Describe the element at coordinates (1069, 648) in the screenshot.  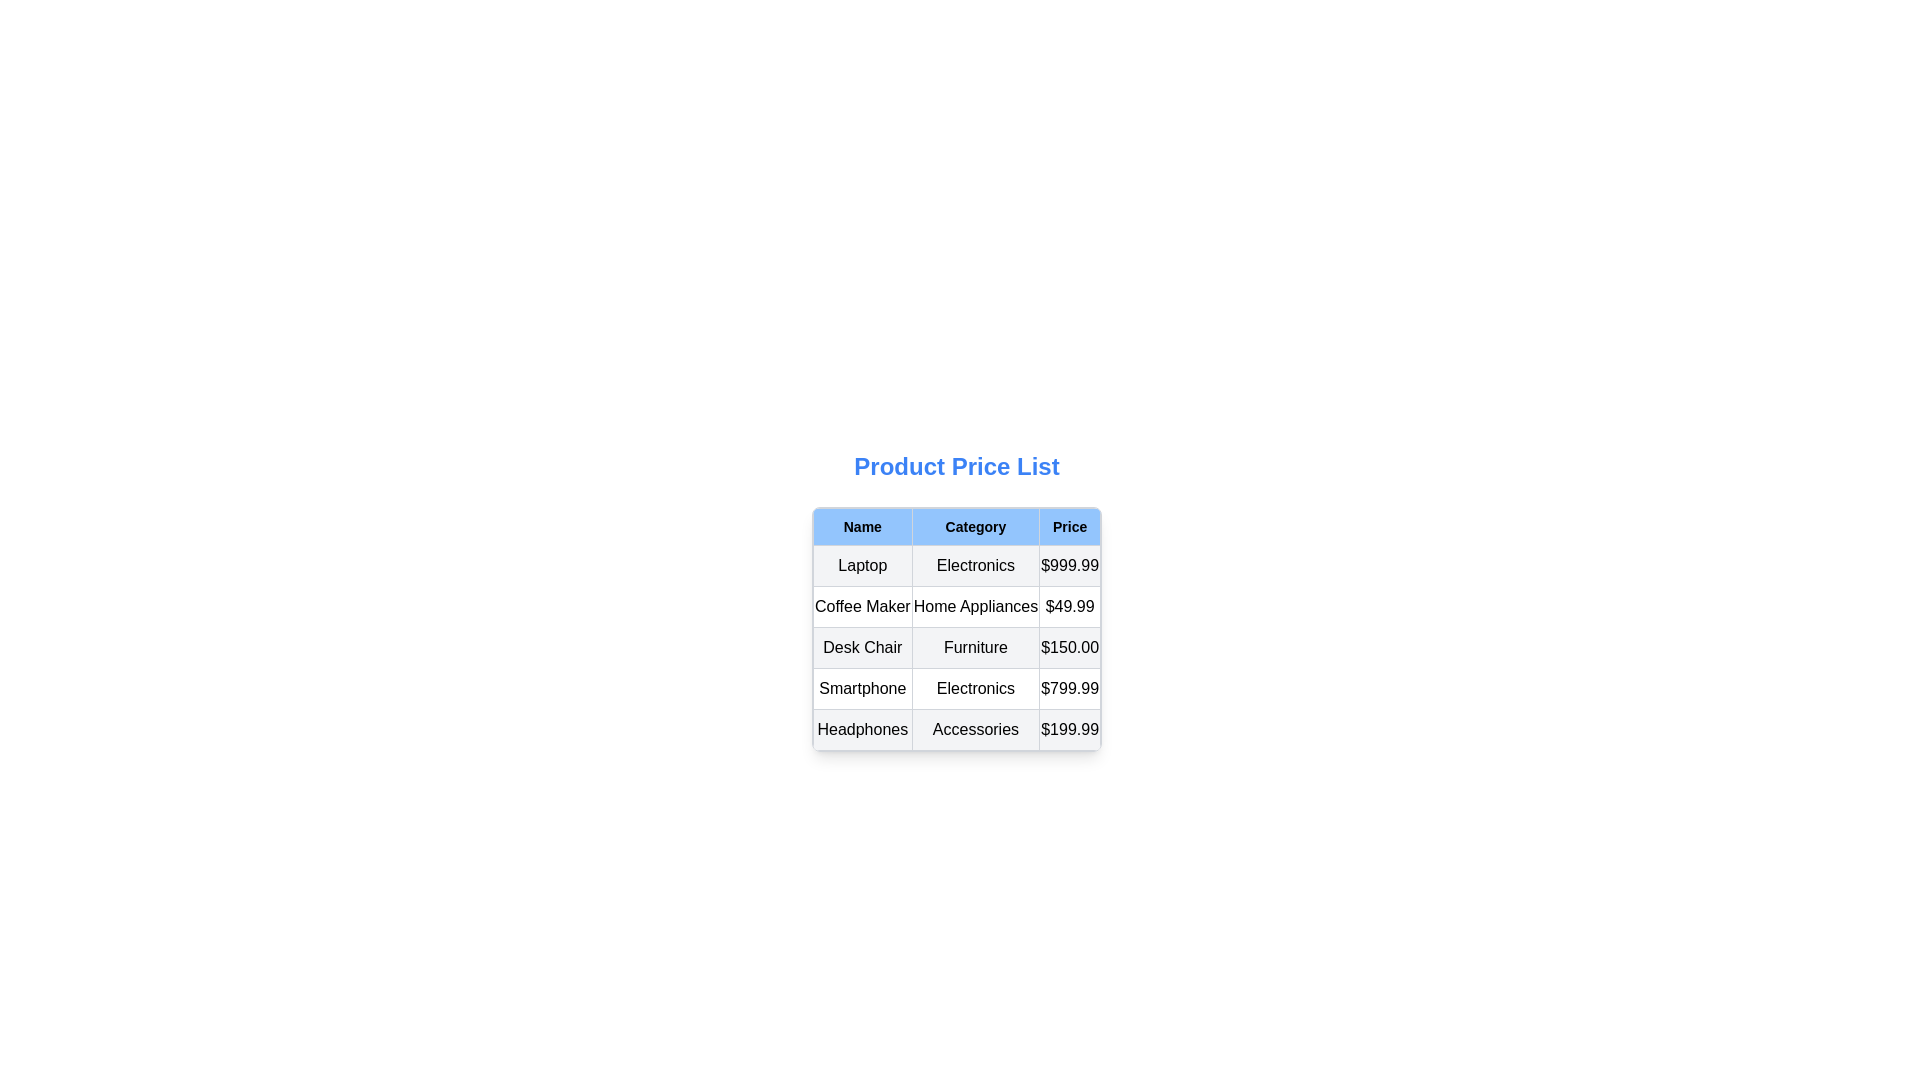
I see `the table cell displaying the price of the 'Desk Chair' item located in the bottom-right corner of the third row under the 'Price' column` at that location.